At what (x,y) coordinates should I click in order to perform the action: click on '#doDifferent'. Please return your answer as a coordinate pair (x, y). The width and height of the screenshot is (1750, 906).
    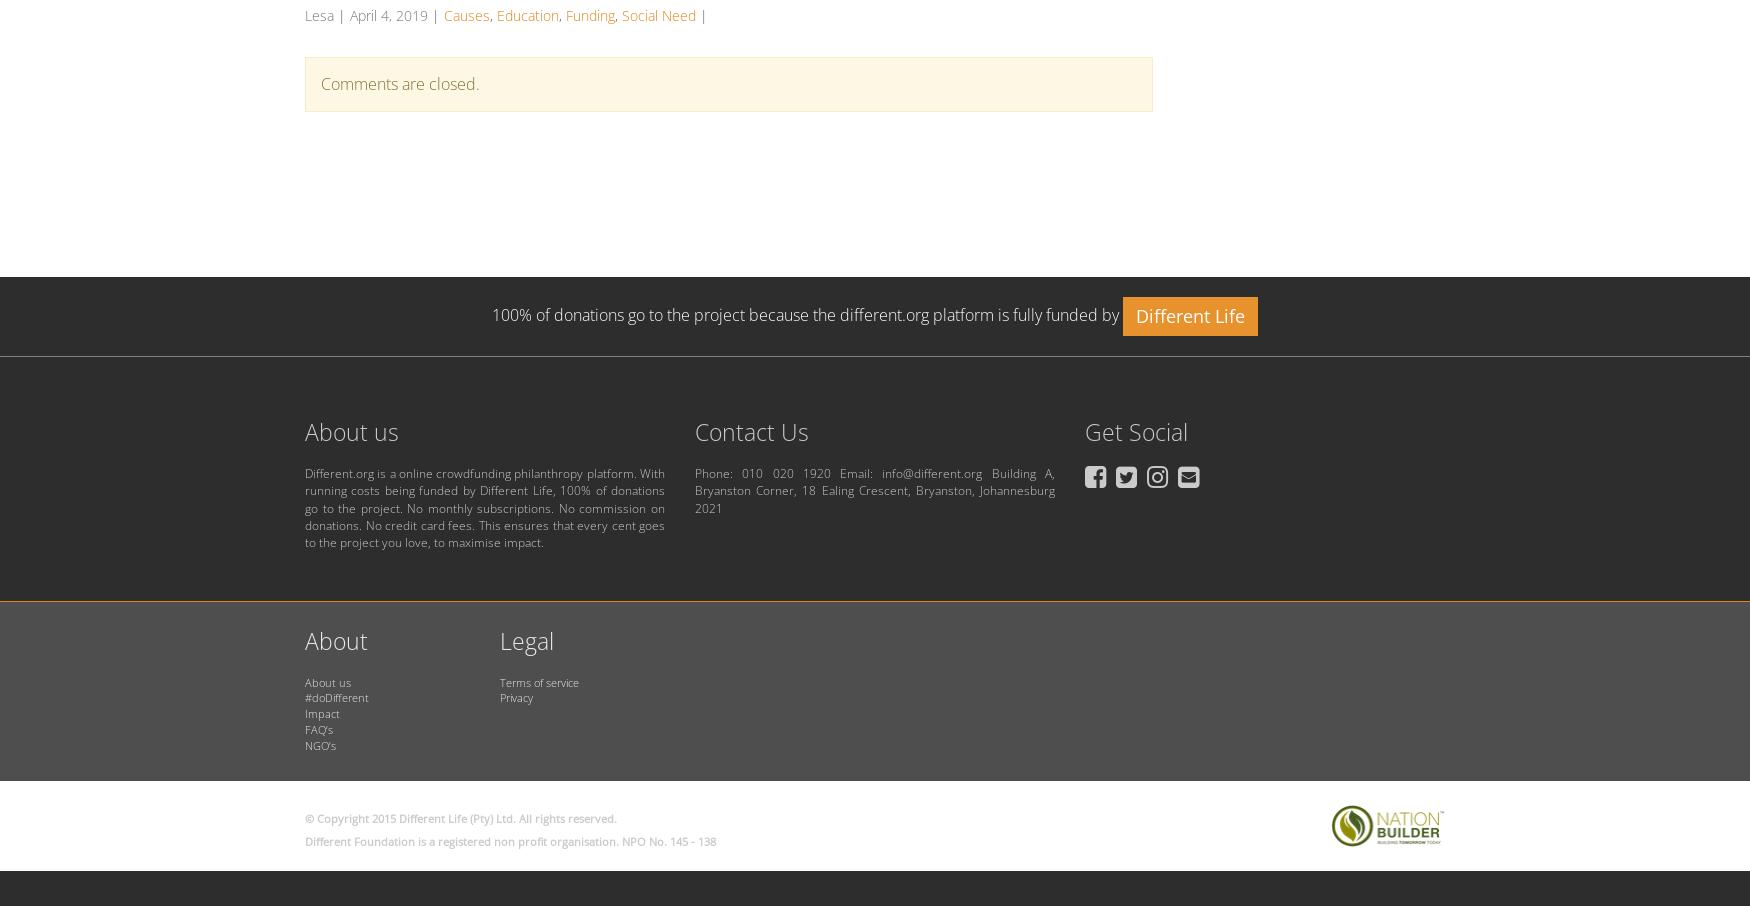
    Looking at the image, I should click on (337, 697).